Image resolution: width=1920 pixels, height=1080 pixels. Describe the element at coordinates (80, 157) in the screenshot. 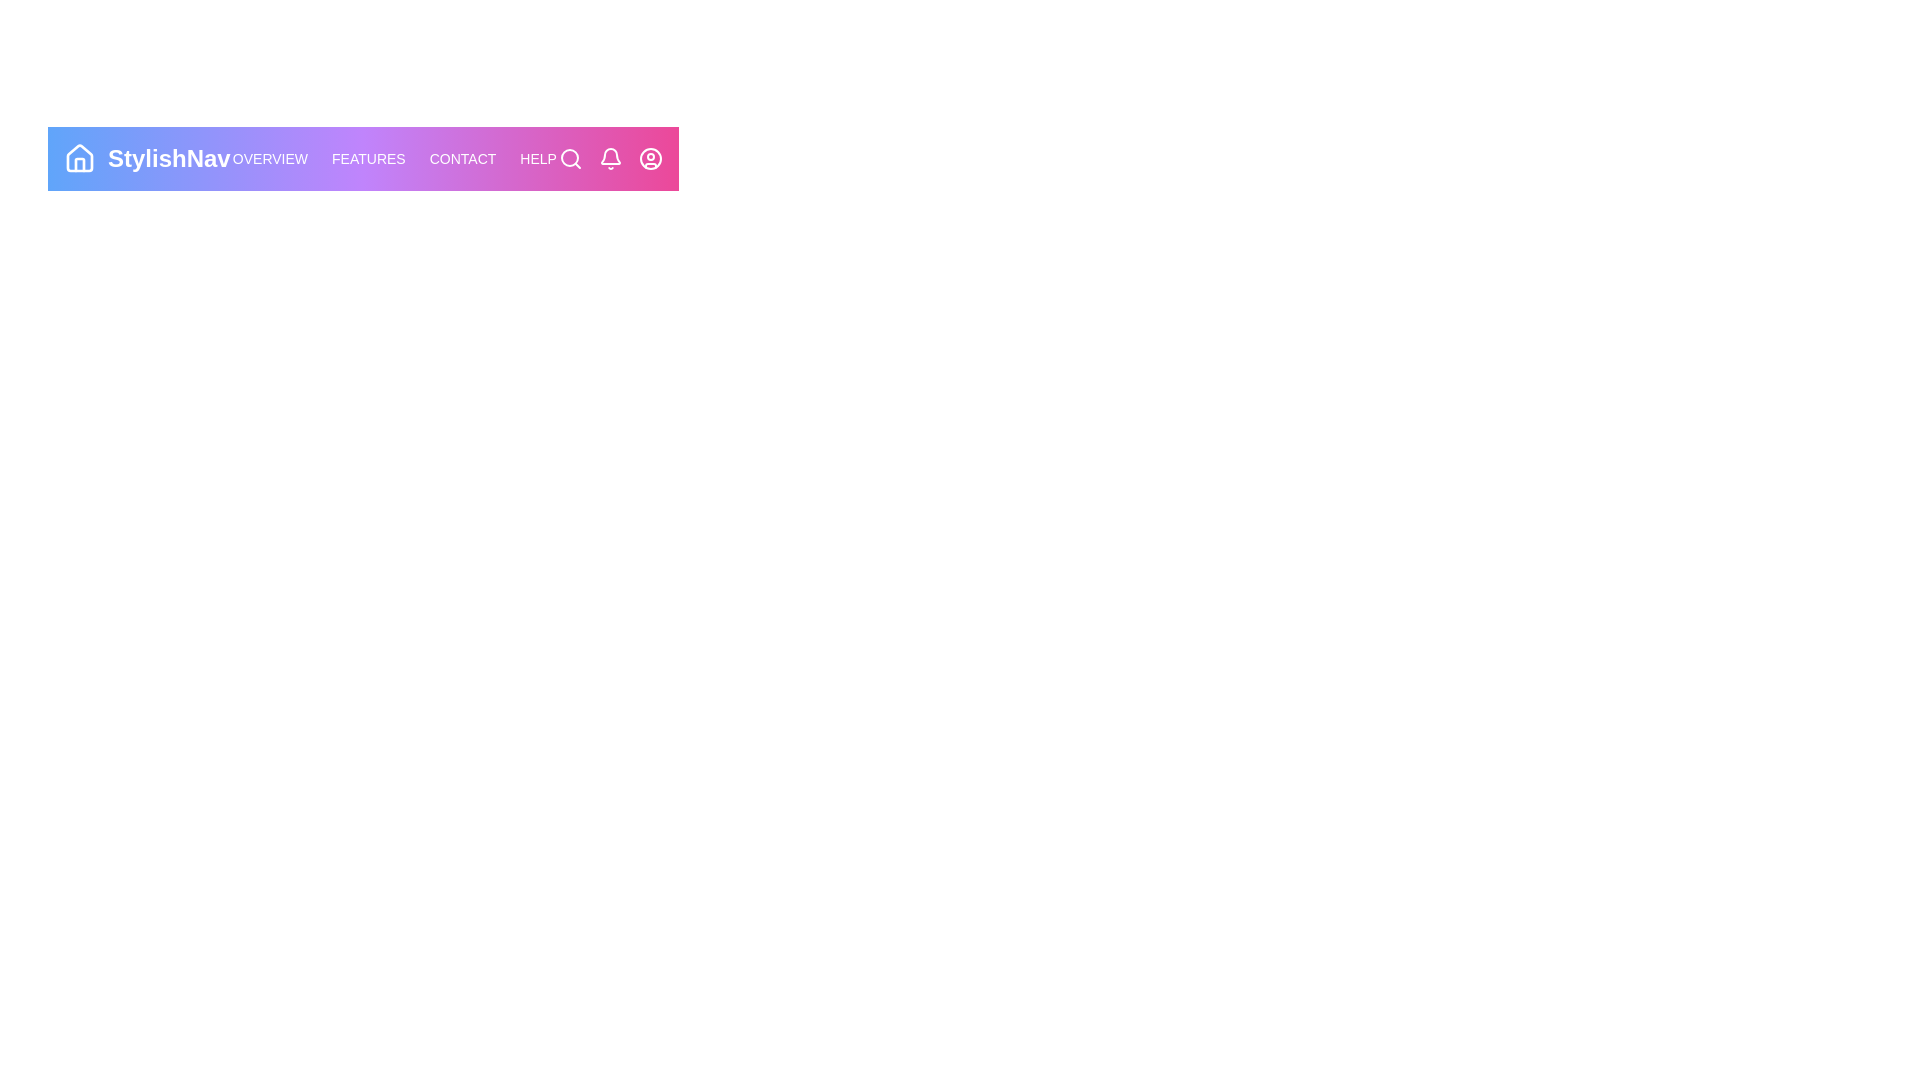

I see `the Home icon in the StyledAppBar` at that location.